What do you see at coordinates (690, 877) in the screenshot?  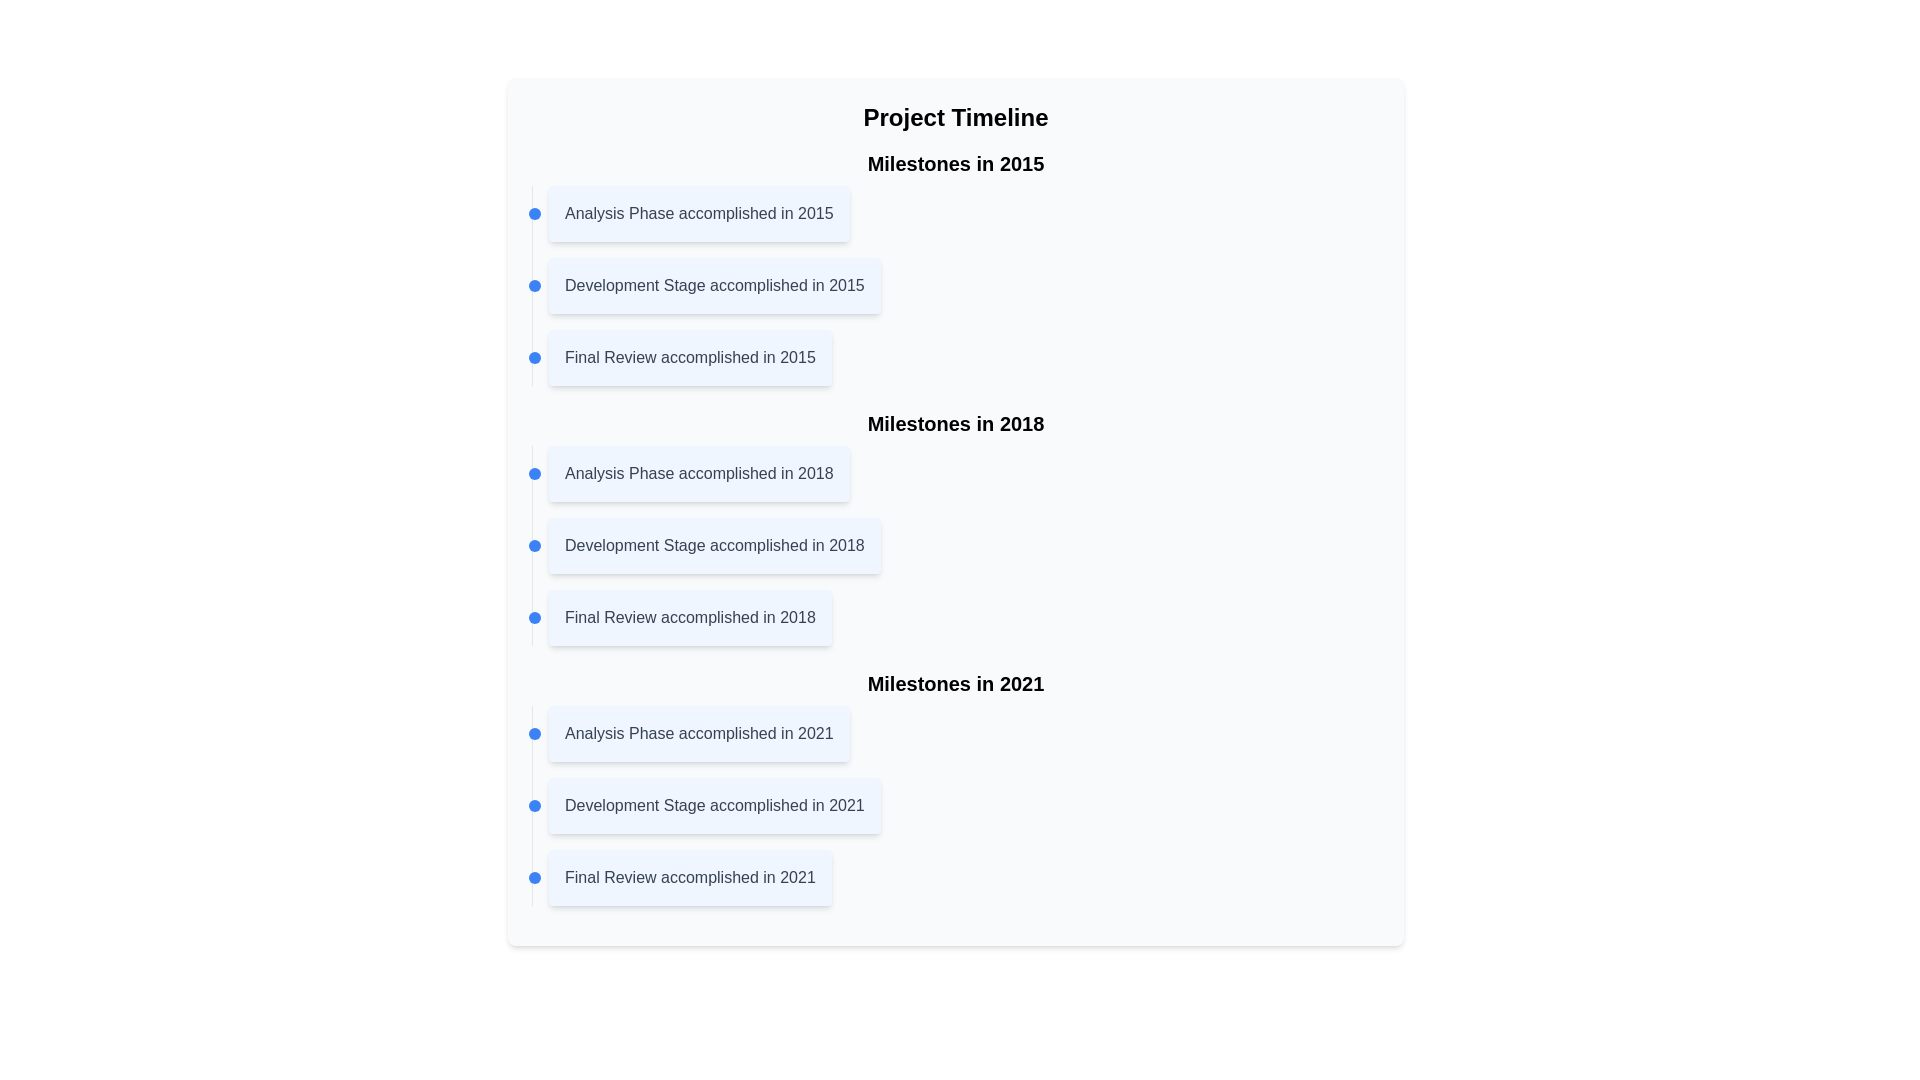 I see `the text label that states 'Final Review accomplished in 2021', which is styled in gray and positioned at the bottom of the 'Milestones in 2021' section of the timeline interface` at bounding box center [690, 877].